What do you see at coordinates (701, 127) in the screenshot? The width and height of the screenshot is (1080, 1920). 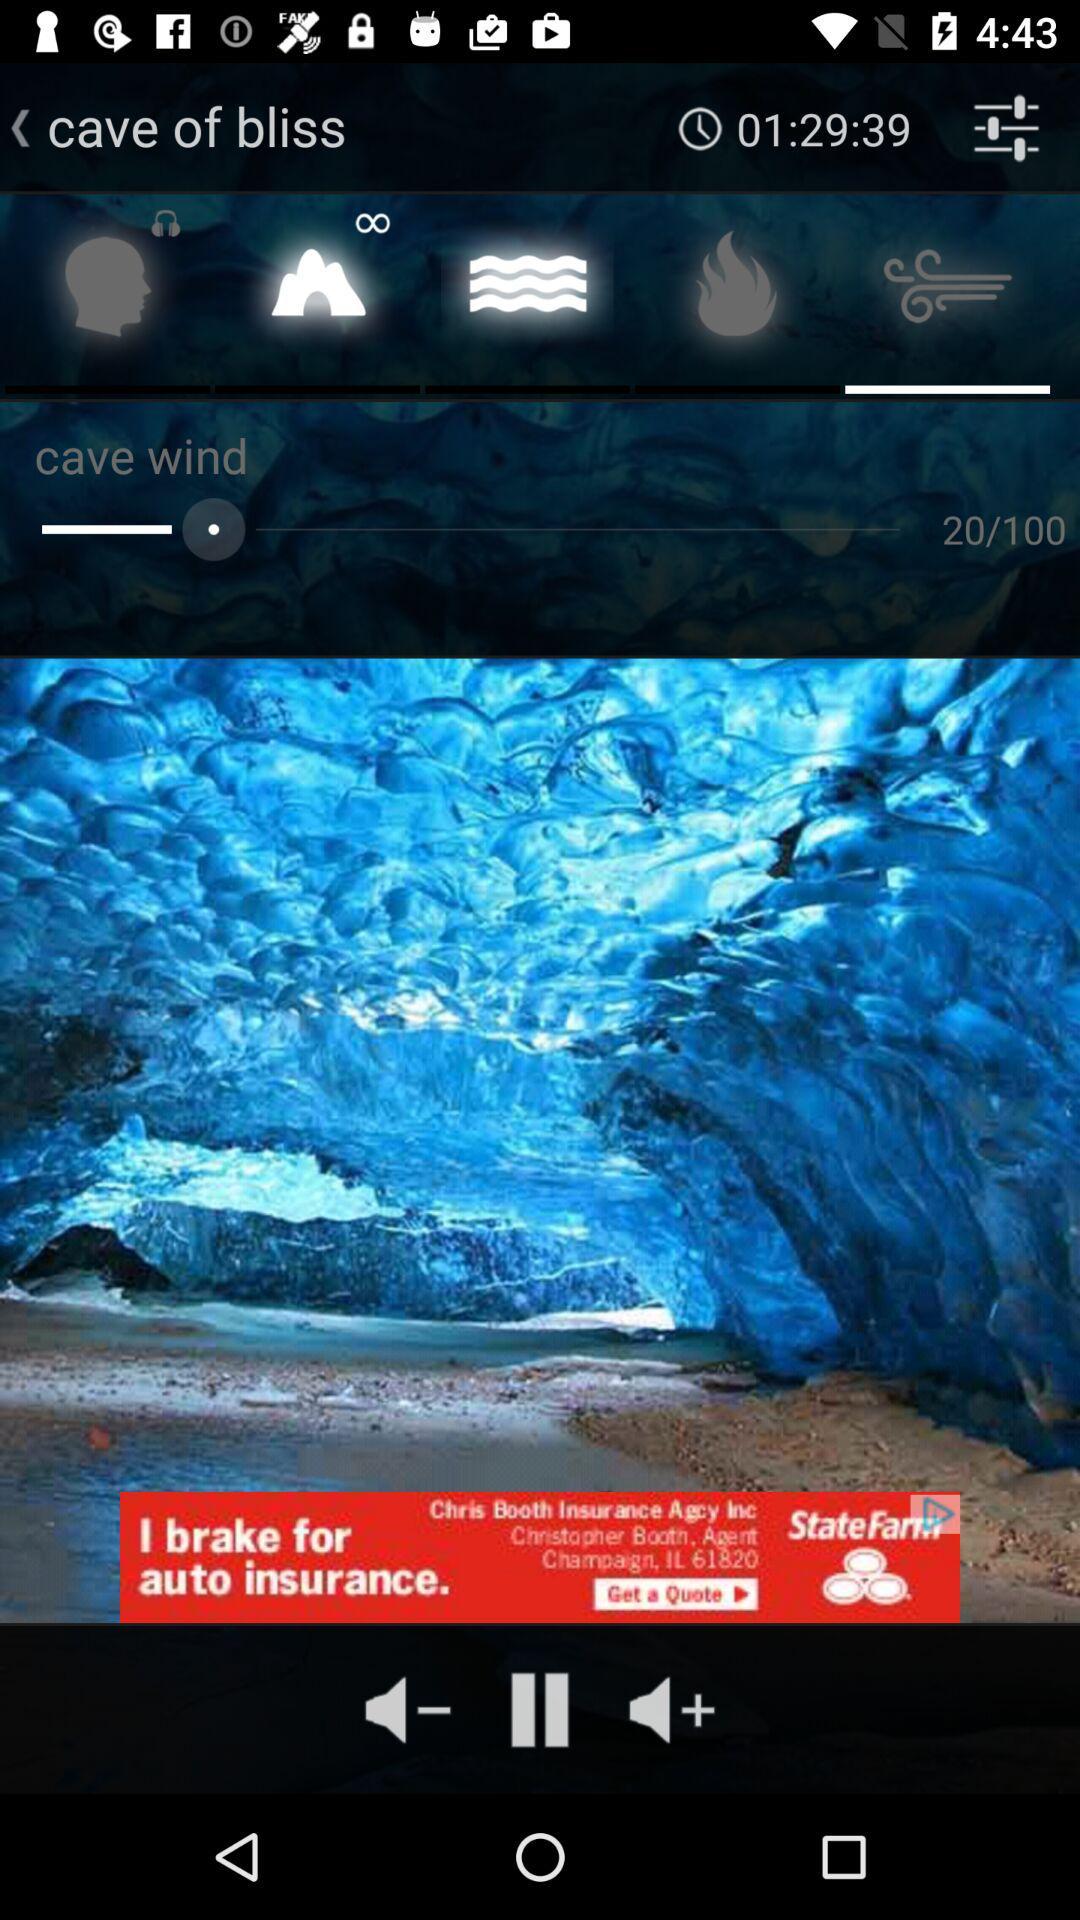 I see `the time icon` at bounding box center [701, 127].